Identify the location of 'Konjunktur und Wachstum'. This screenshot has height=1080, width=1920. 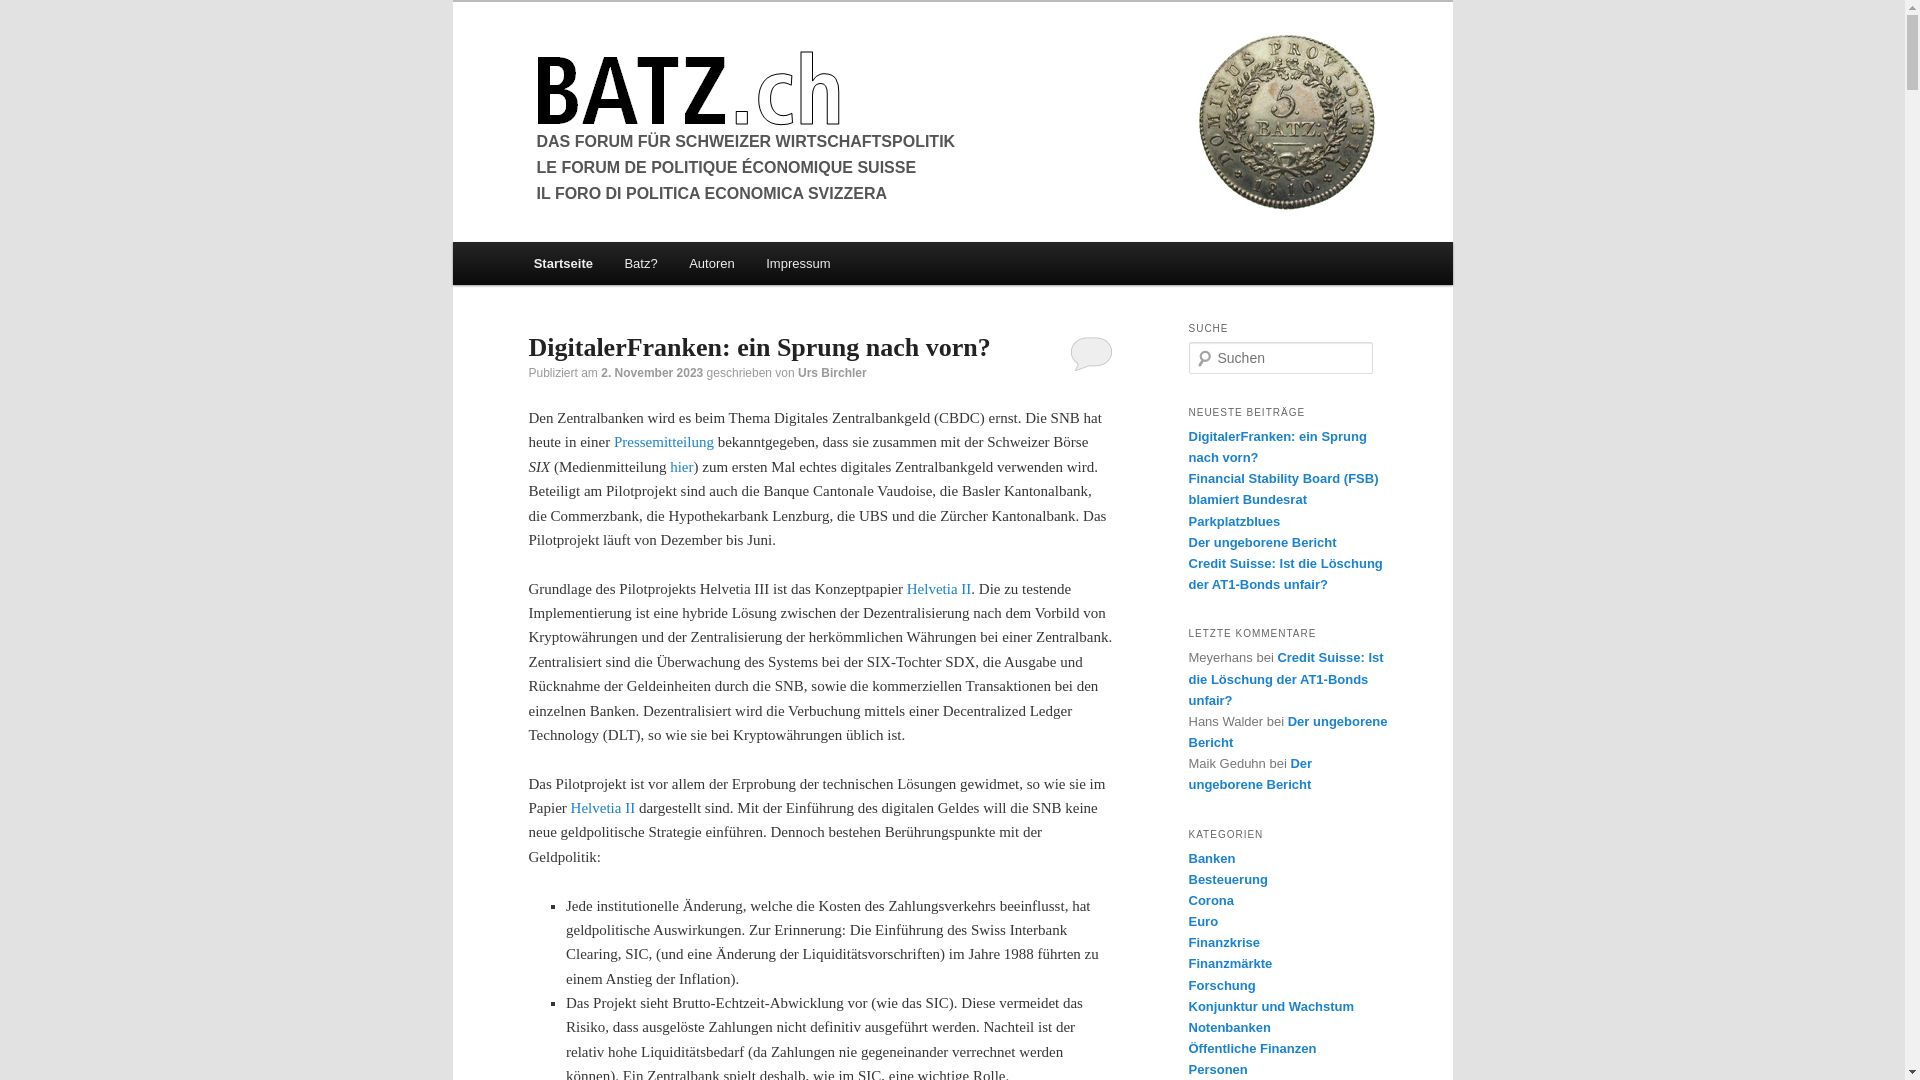
(1270, 1006).